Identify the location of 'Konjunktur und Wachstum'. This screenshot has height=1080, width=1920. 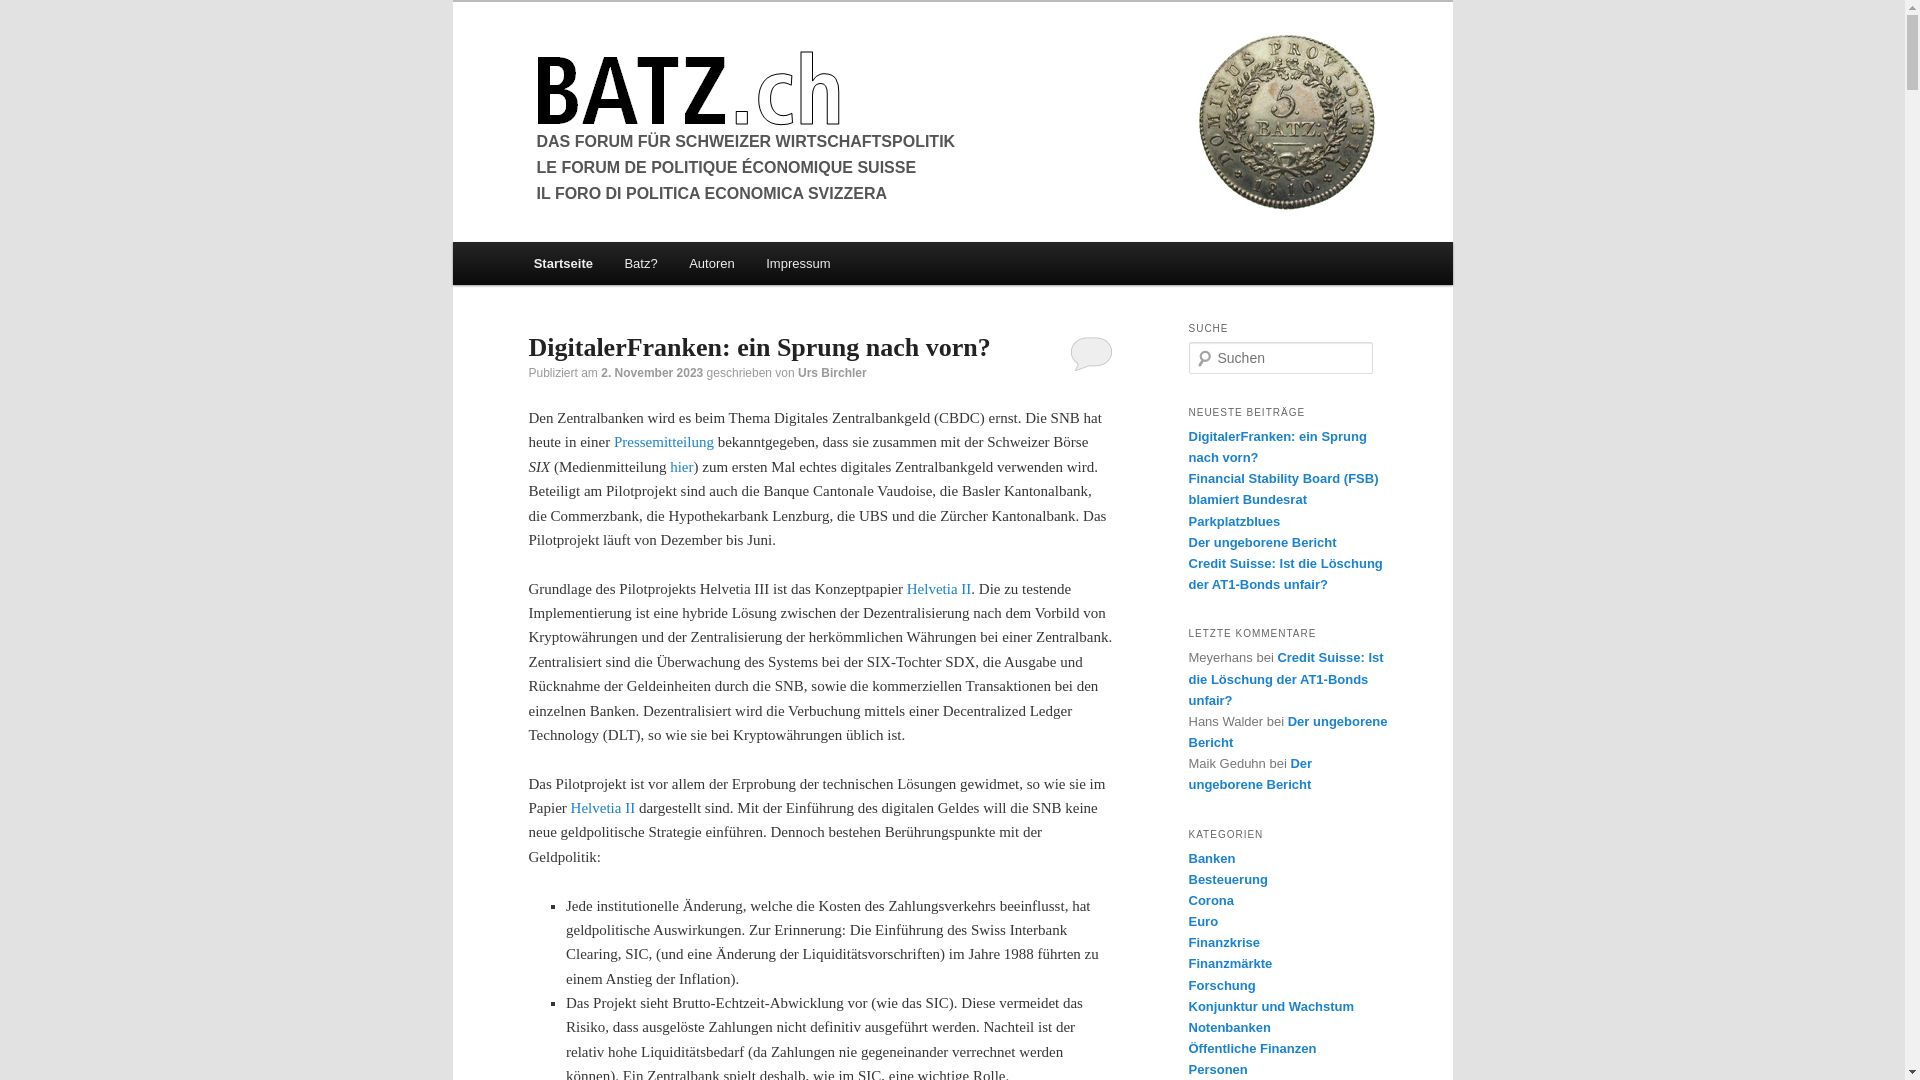
(1270, 1006).